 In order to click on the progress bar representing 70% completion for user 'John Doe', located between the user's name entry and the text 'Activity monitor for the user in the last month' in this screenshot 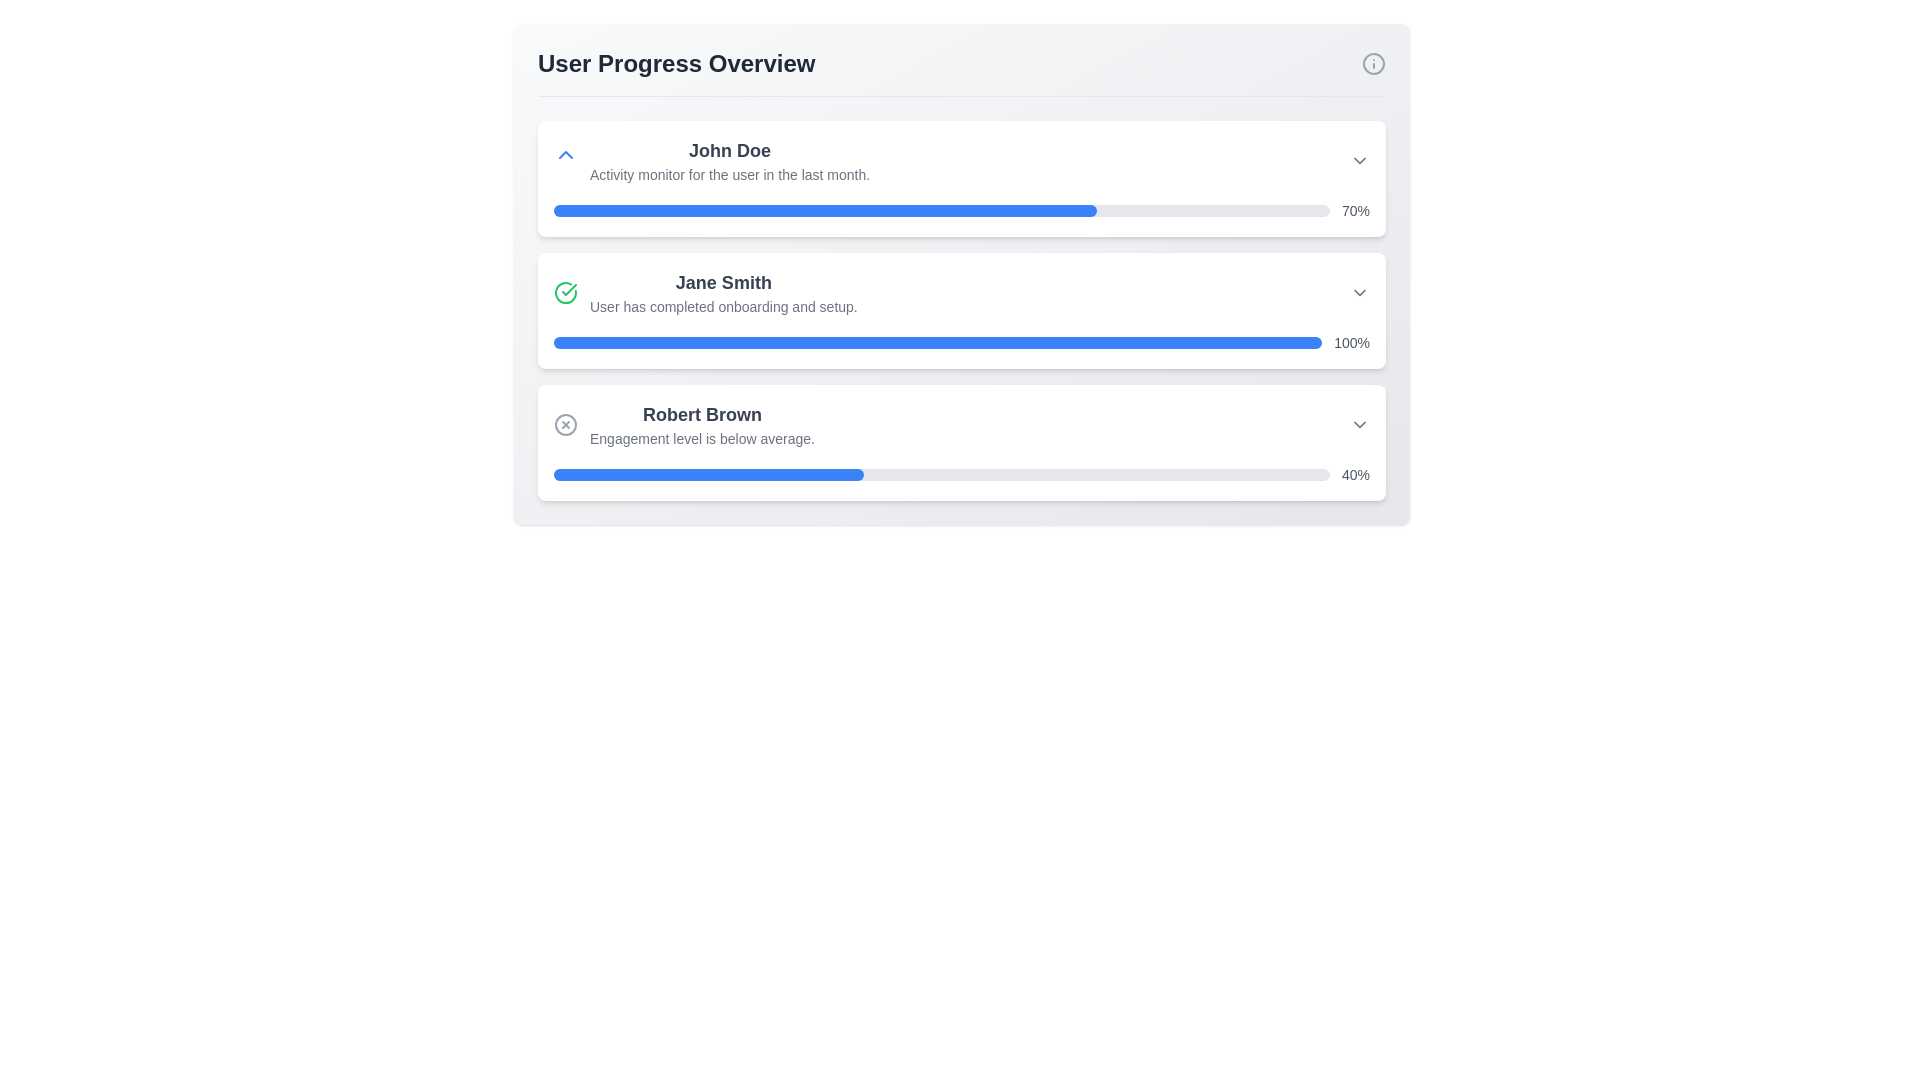, I will do `click(940, 211)`.